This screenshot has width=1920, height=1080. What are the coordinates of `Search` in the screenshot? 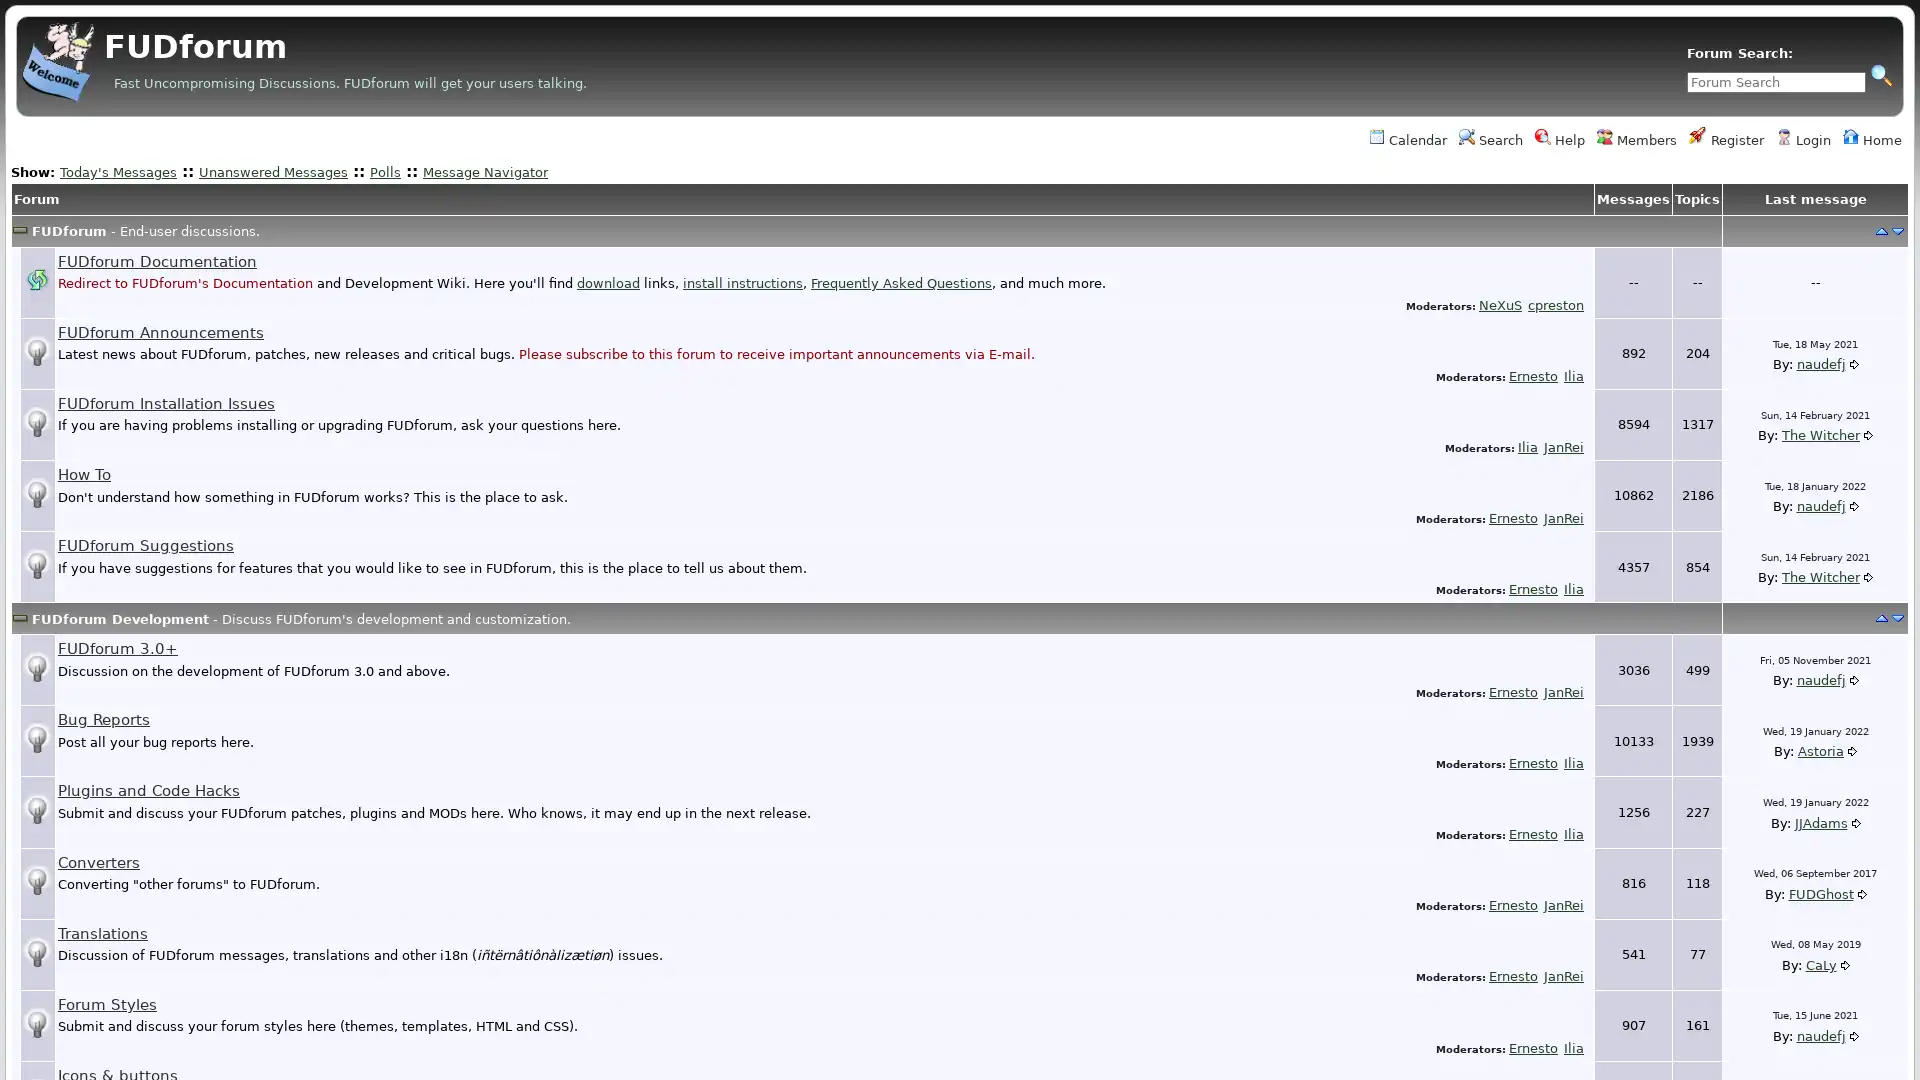 It's located at (1880, 73).